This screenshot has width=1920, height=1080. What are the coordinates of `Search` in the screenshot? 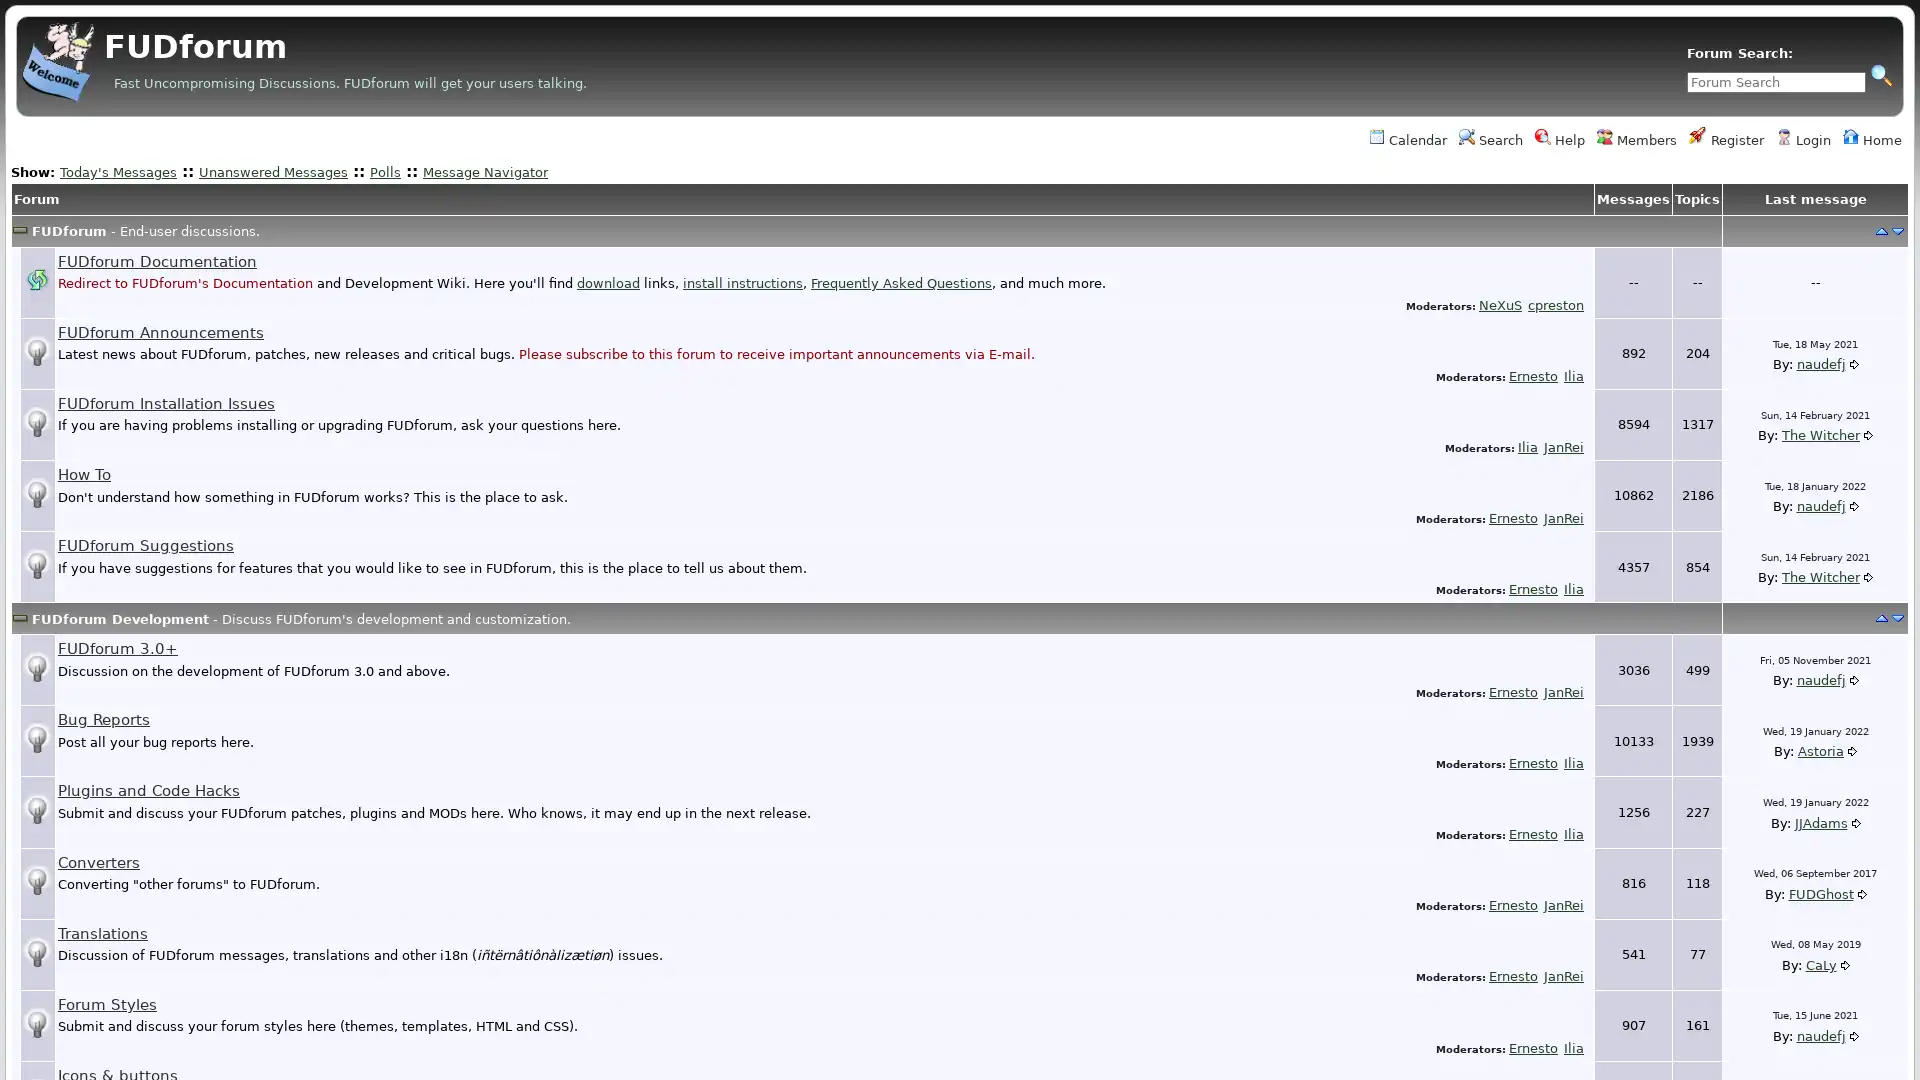 It's located at (1880, 73).